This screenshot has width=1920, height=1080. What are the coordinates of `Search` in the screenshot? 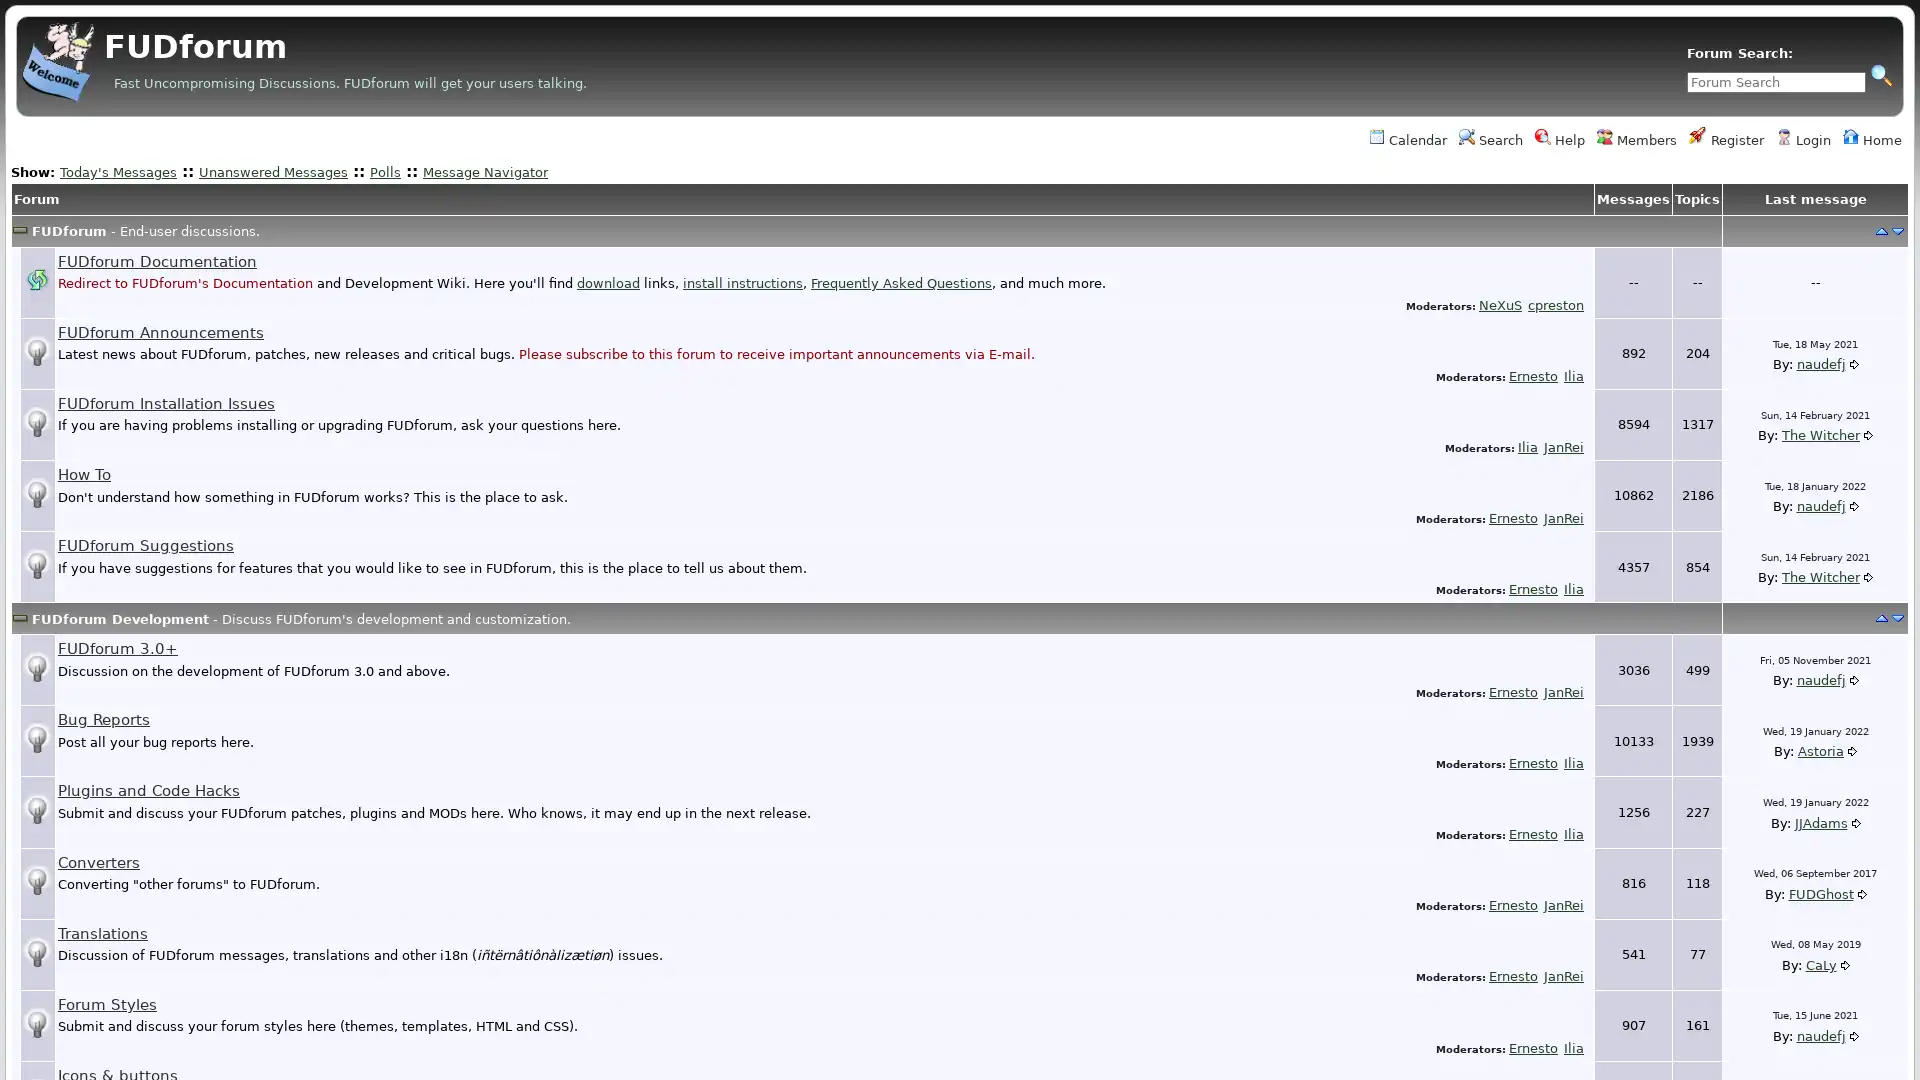 It's located at (1880, 73).